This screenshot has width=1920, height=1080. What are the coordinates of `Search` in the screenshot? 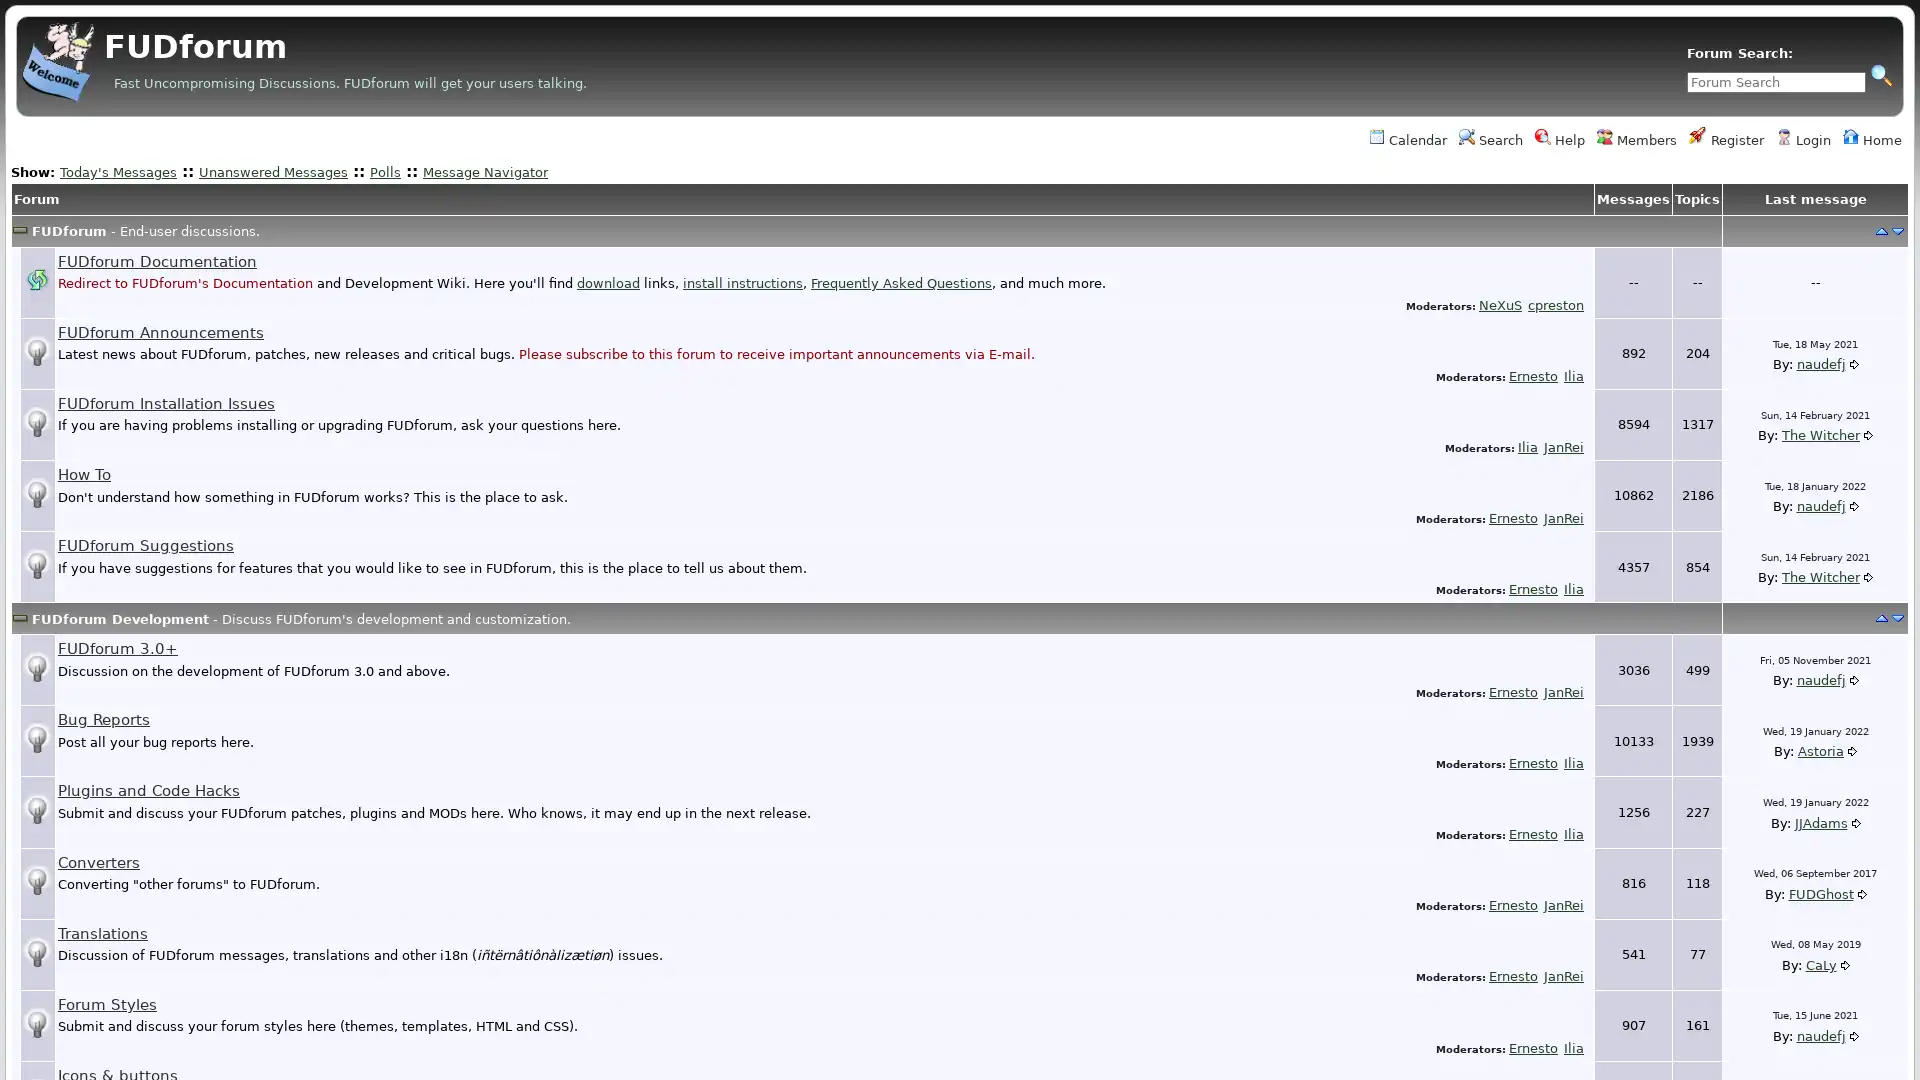 It's located at (1880, 73).